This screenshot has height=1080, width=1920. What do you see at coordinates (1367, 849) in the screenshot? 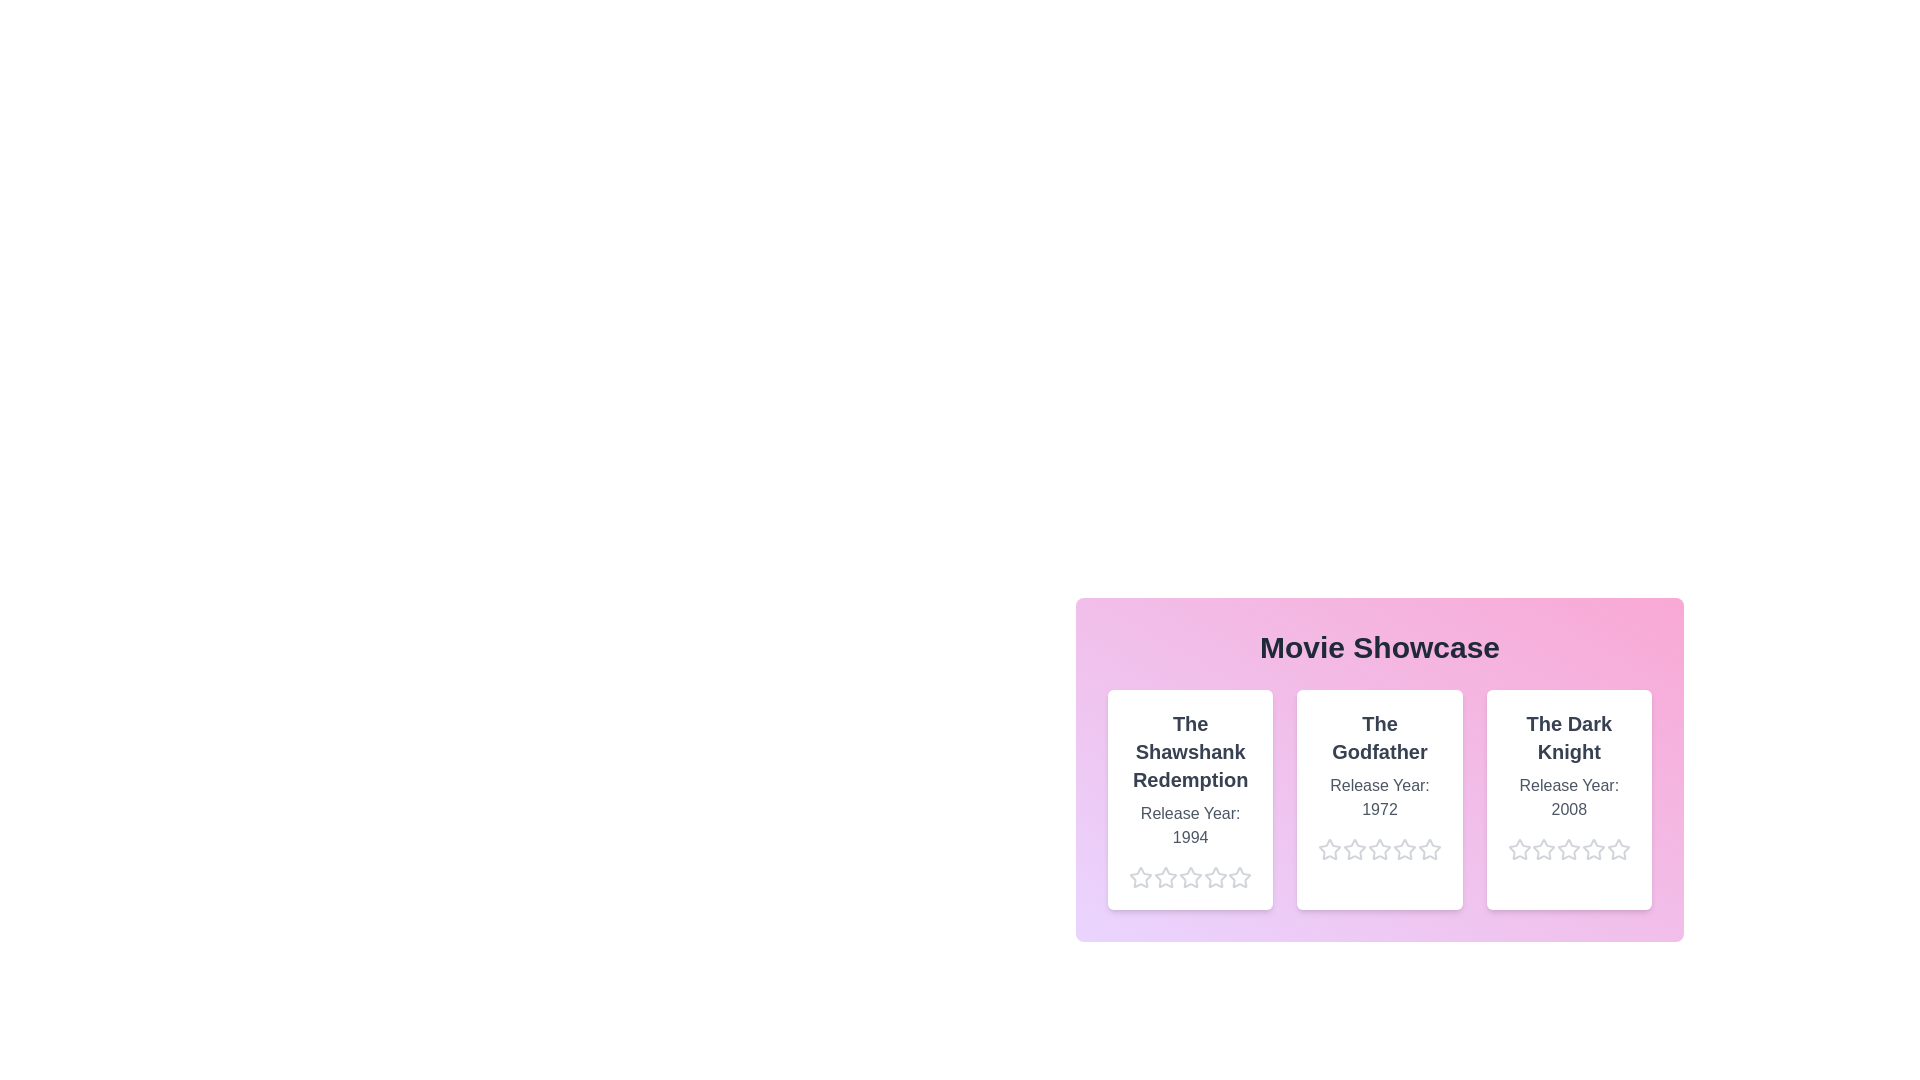
I see `the star corresponding to 3 stars for the movie The Godfather` at bounding box center [1367, 849].